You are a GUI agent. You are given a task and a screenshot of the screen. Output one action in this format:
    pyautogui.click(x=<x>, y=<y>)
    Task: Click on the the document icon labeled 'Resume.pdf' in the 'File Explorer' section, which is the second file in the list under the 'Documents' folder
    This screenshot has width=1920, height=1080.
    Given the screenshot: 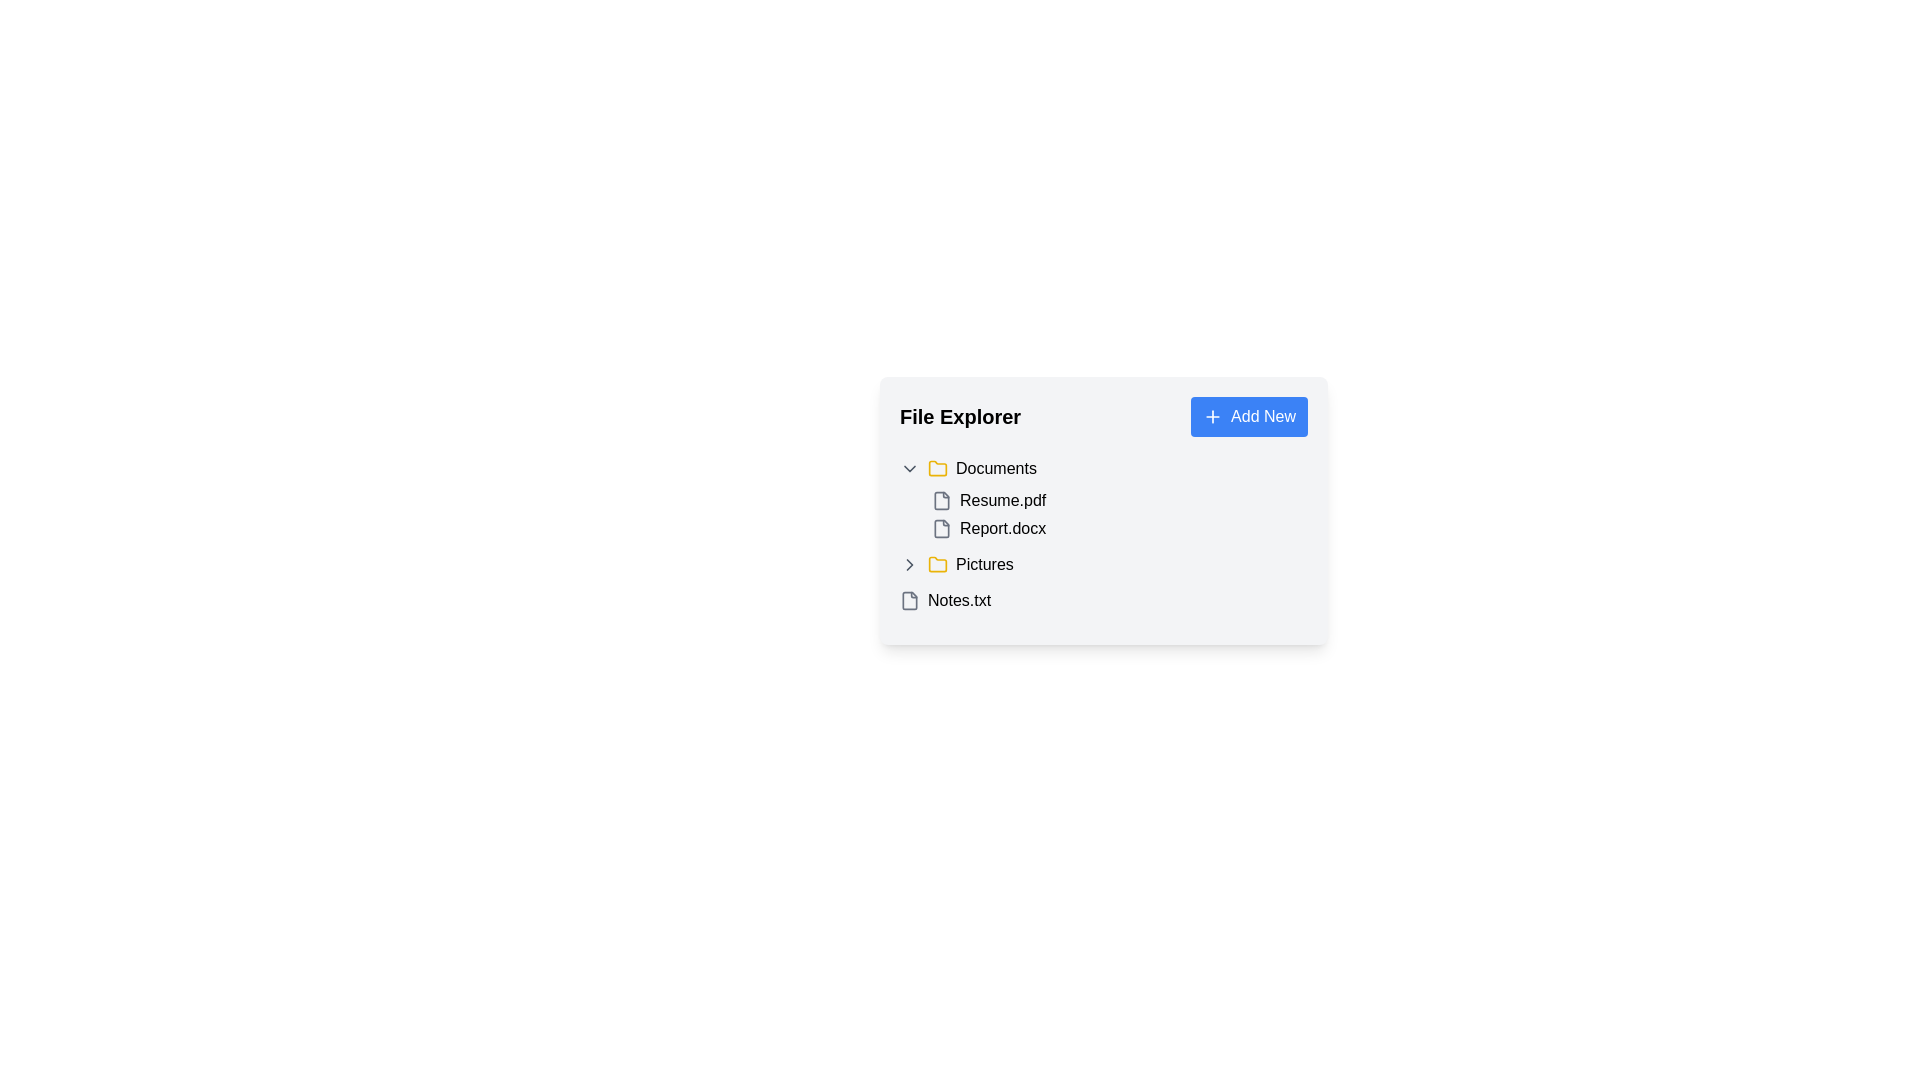 What is the action you would take?
    pyautogui.click(x=940, y=500)
    